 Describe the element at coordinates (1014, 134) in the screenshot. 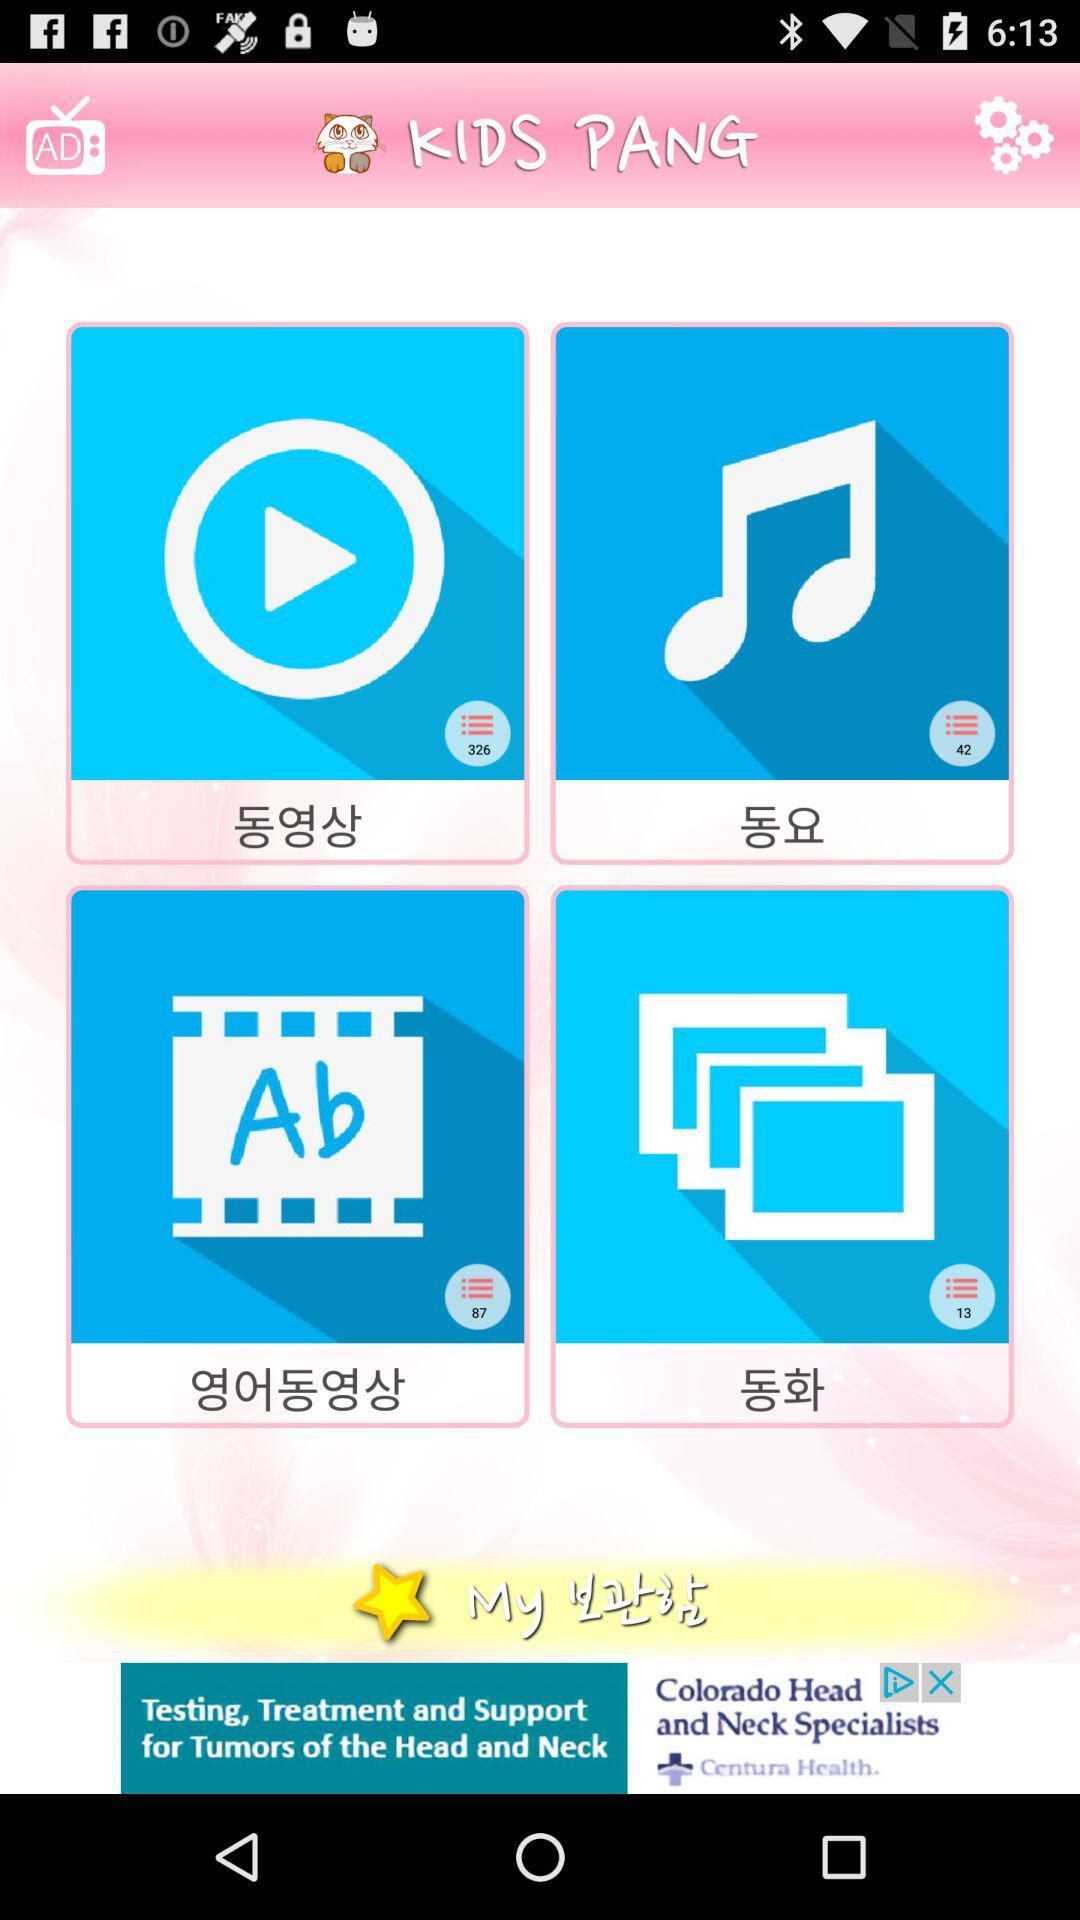

I see `settings icon in right top` at that location.